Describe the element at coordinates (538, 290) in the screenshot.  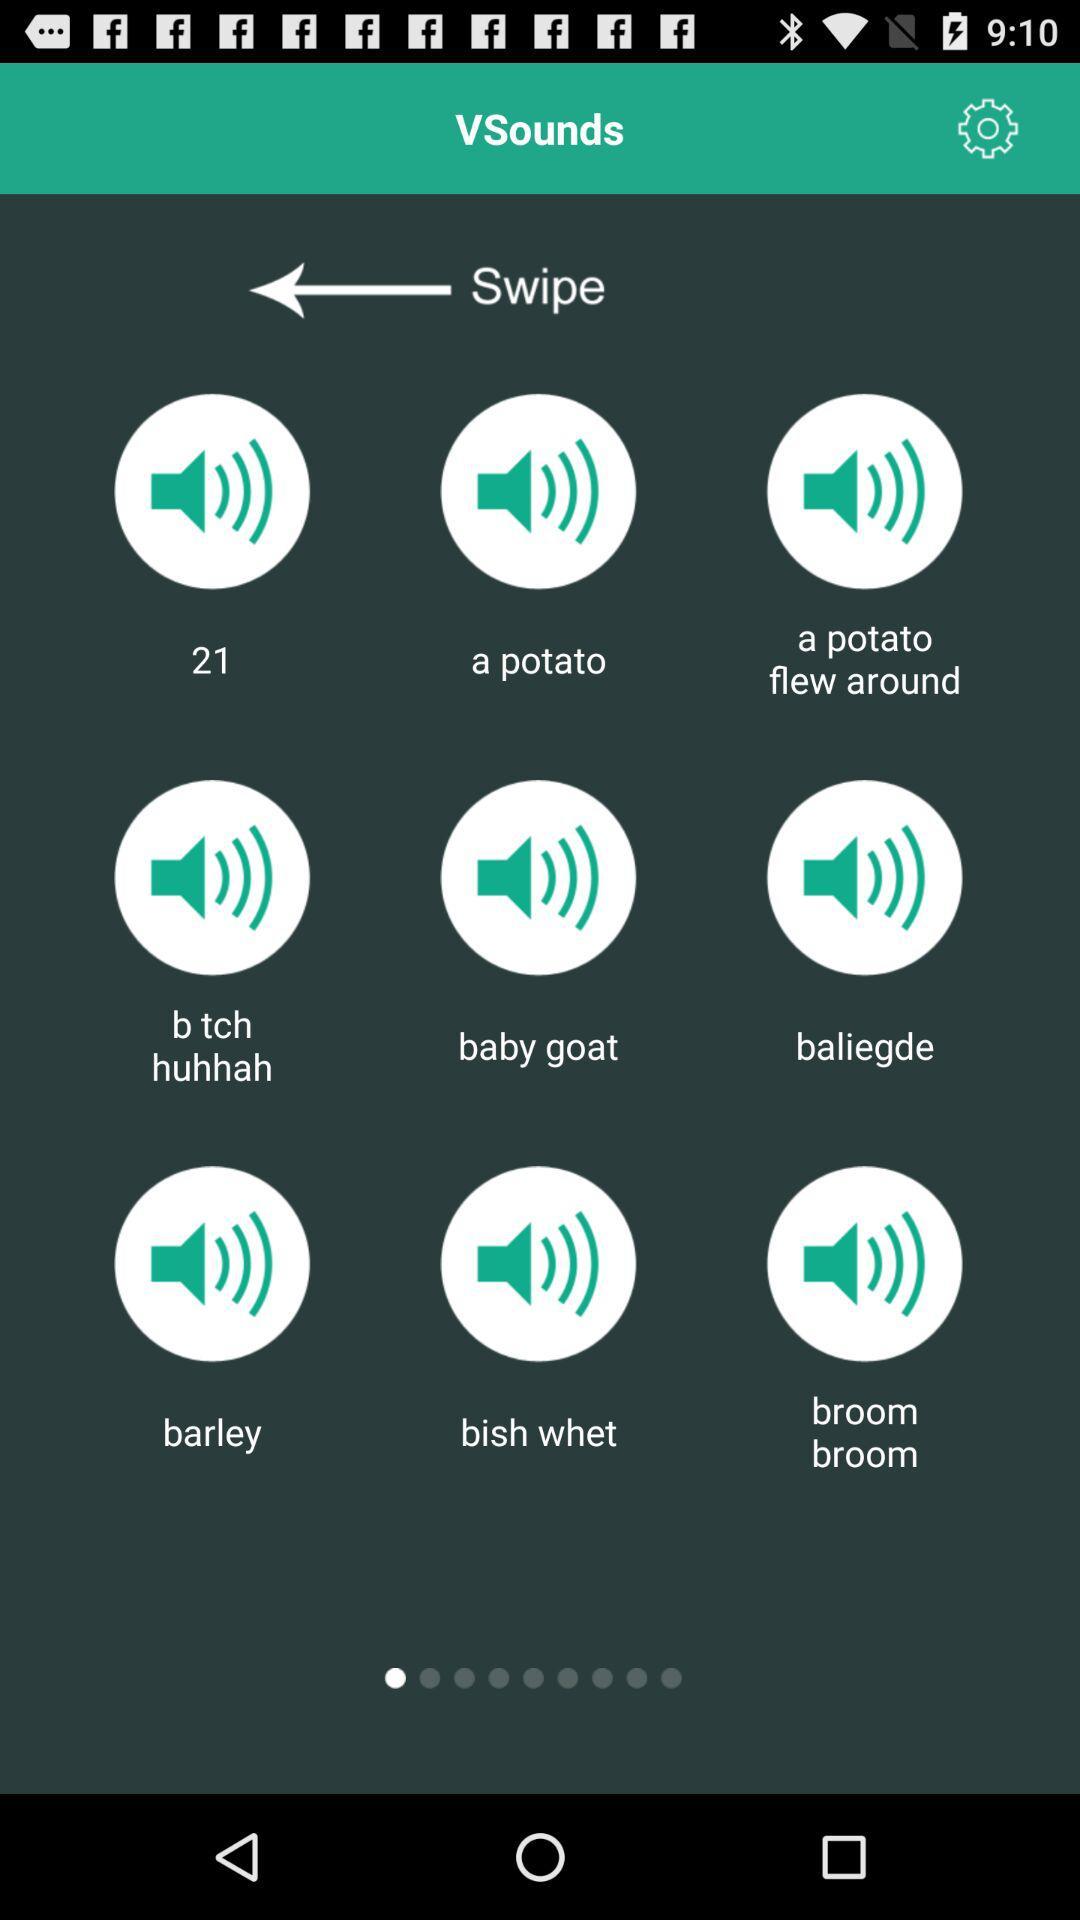
I see `the item below vsounds icon` at that location.